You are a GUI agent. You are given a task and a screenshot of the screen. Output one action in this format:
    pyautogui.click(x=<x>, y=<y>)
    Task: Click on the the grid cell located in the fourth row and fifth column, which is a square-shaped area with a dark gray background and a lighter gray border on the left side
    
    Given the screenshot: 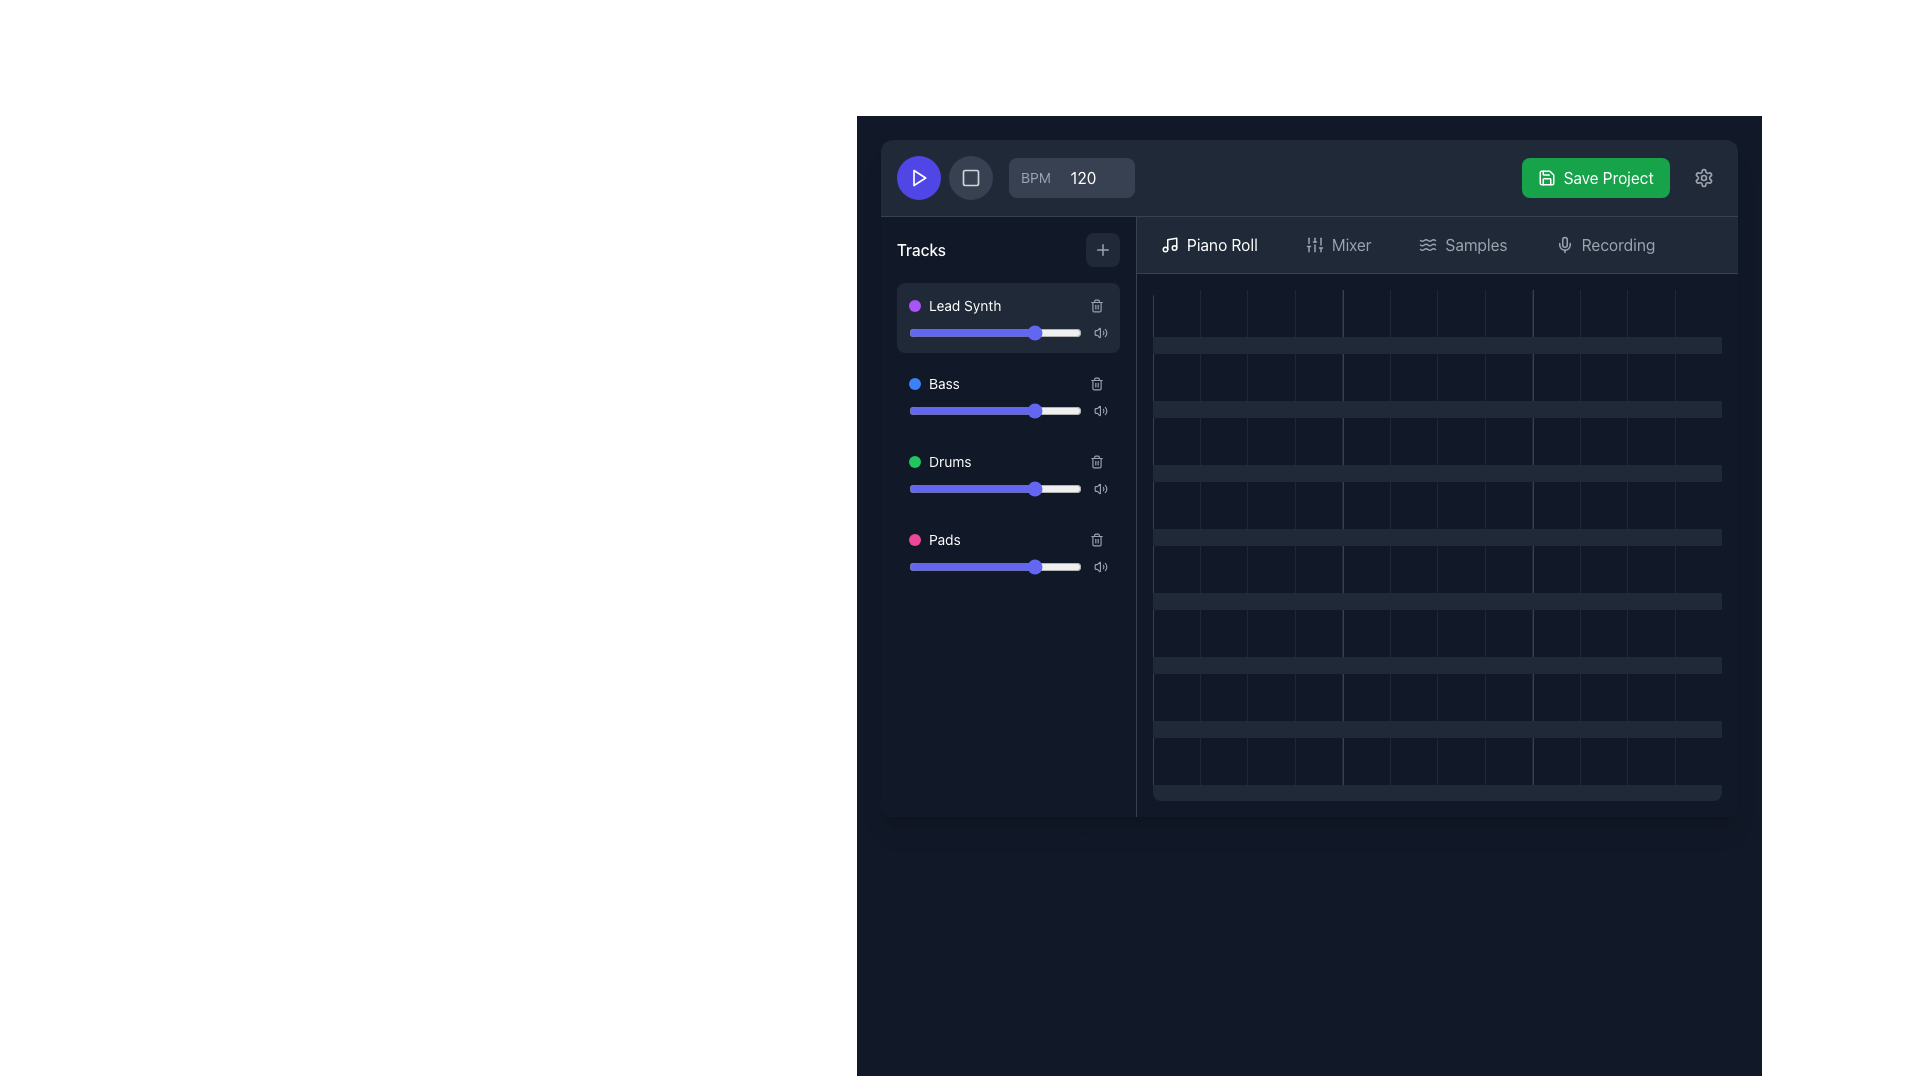 What is the action you would take?
    pyautogui.click(x=1365, y=504)
    